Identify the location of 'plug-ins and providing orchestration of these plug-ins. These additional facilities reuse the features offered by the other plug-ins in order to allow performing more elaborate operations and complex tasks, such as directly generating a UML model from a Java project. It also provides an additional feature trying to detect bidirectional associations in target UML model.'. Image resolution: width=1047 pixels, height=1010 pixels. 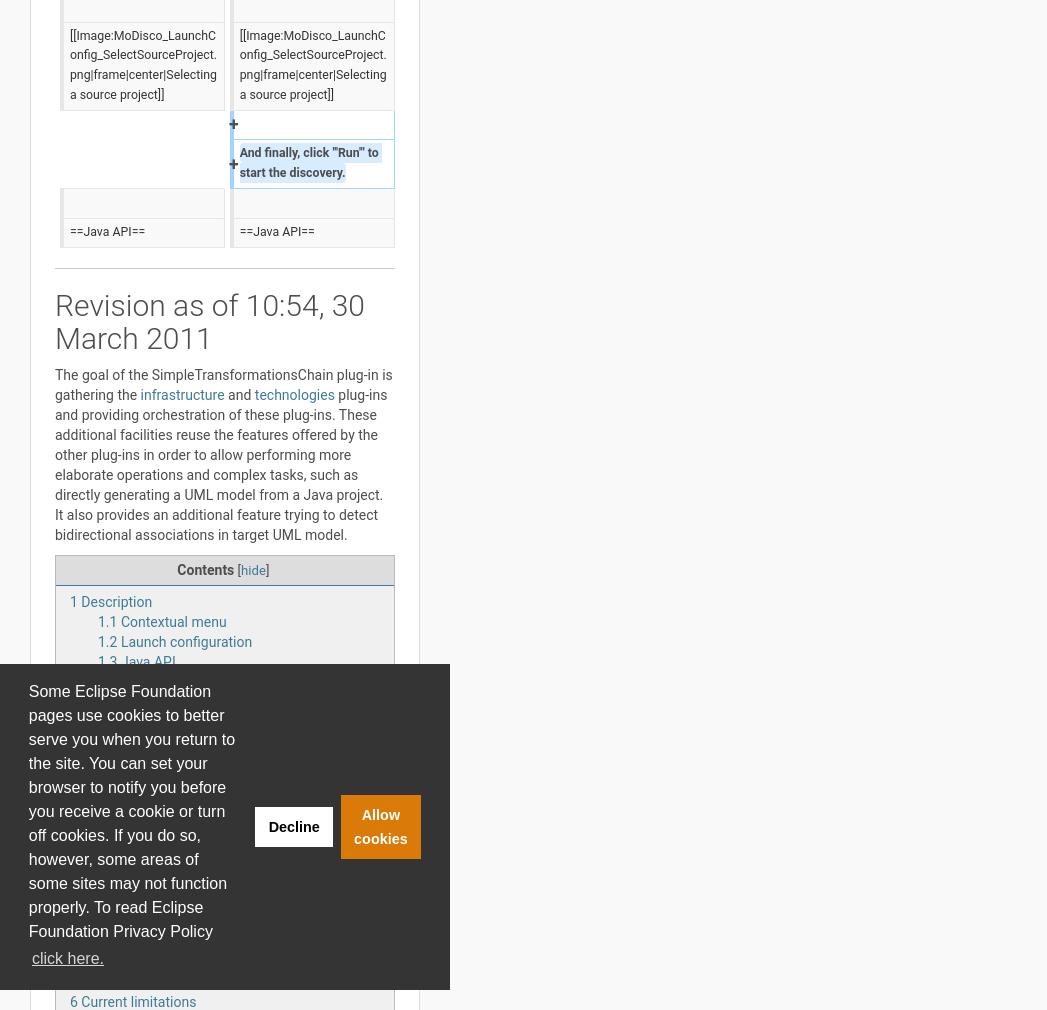
(220, 465).